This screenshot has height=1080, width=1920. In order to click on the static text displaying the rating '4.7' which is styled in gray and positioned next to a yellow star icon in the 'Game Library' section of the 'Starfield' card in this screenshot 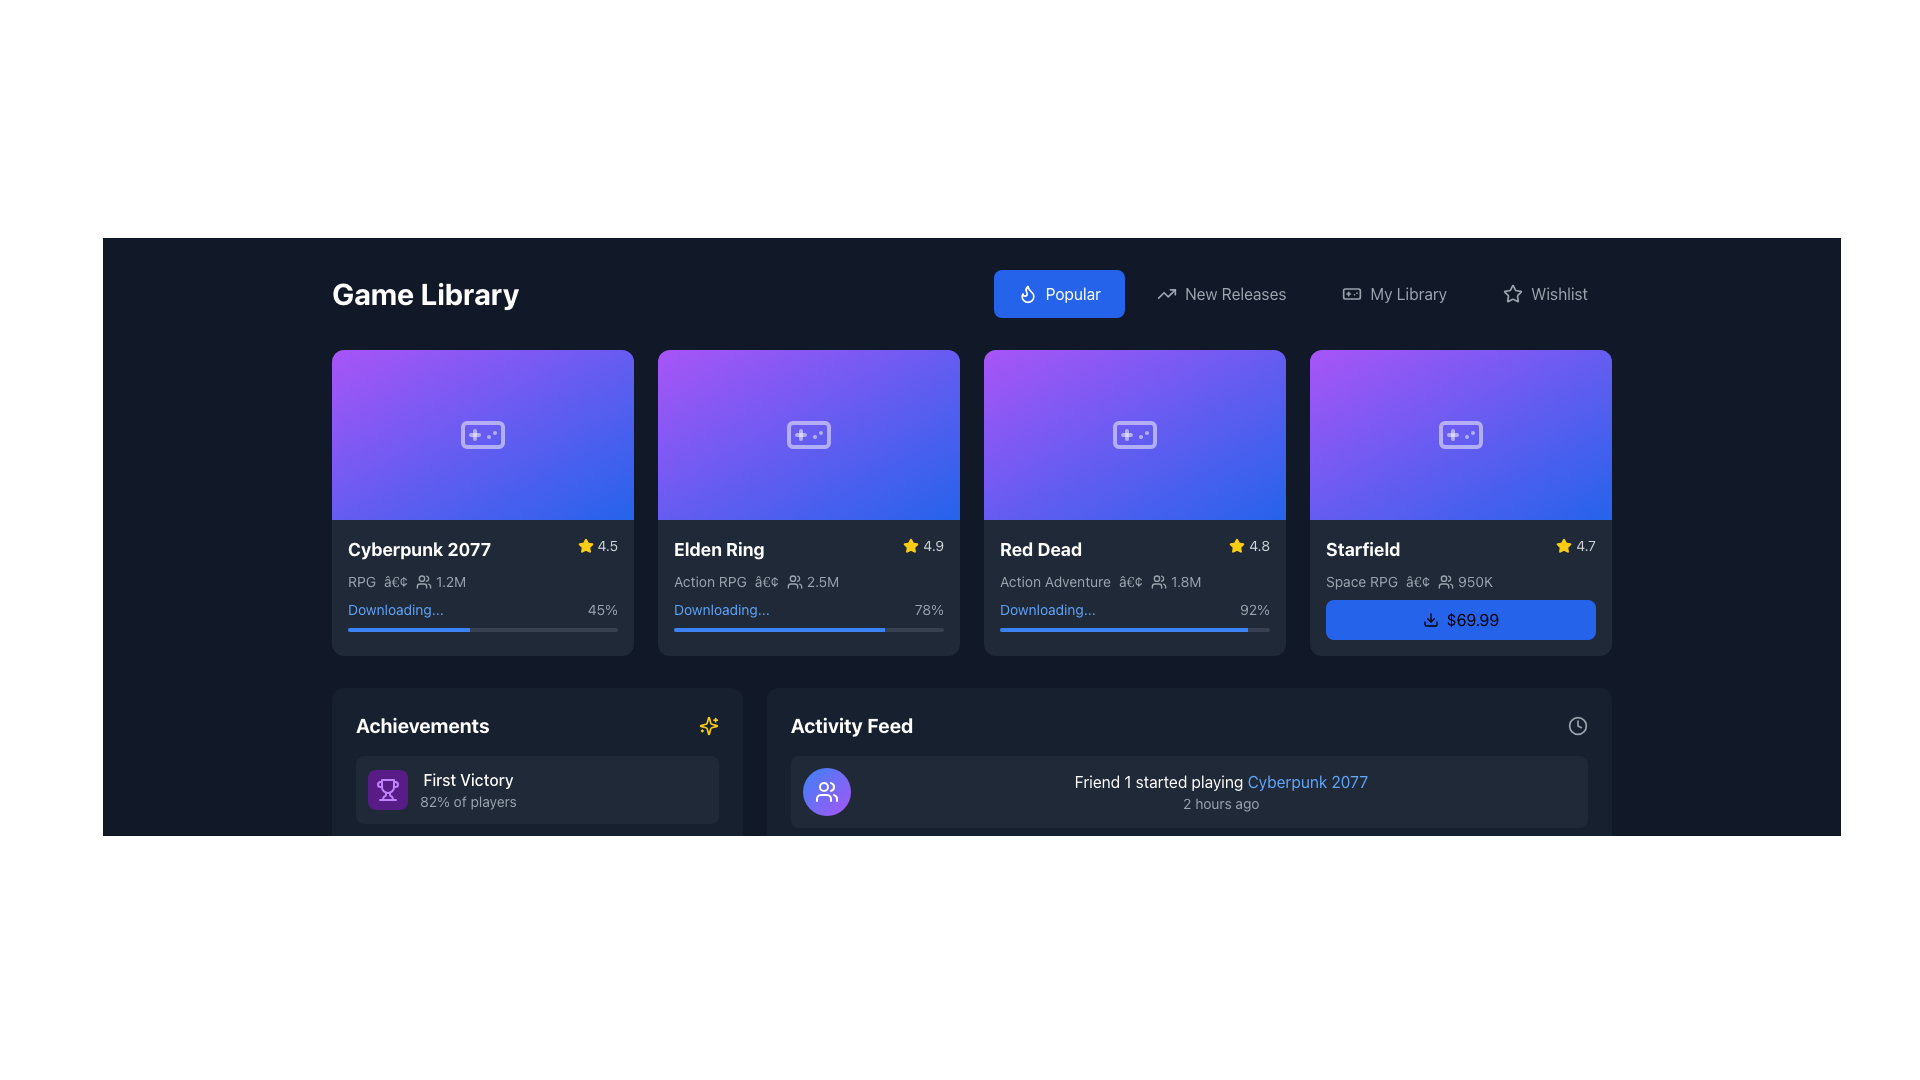, I will do `click(1585, 545)`.